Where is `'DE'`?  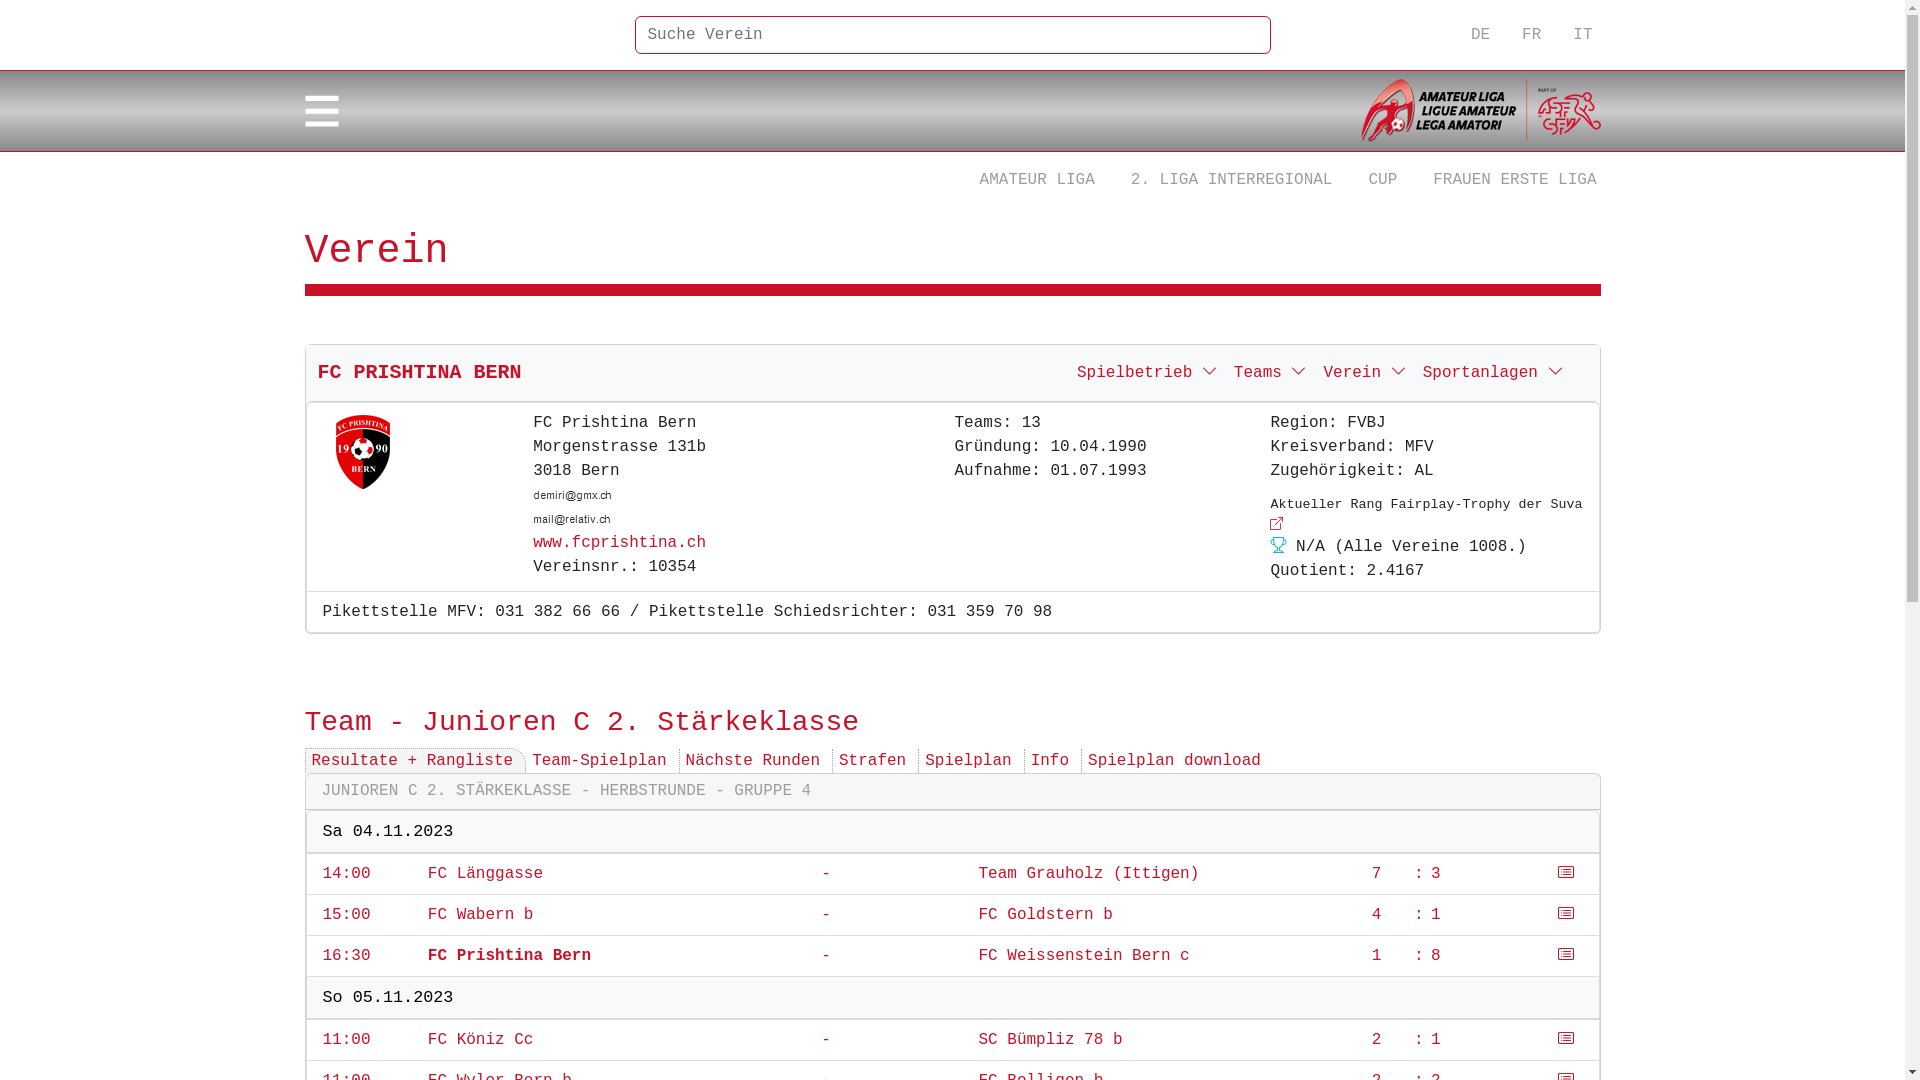
'DE' is located at coordinates (1480, 34).